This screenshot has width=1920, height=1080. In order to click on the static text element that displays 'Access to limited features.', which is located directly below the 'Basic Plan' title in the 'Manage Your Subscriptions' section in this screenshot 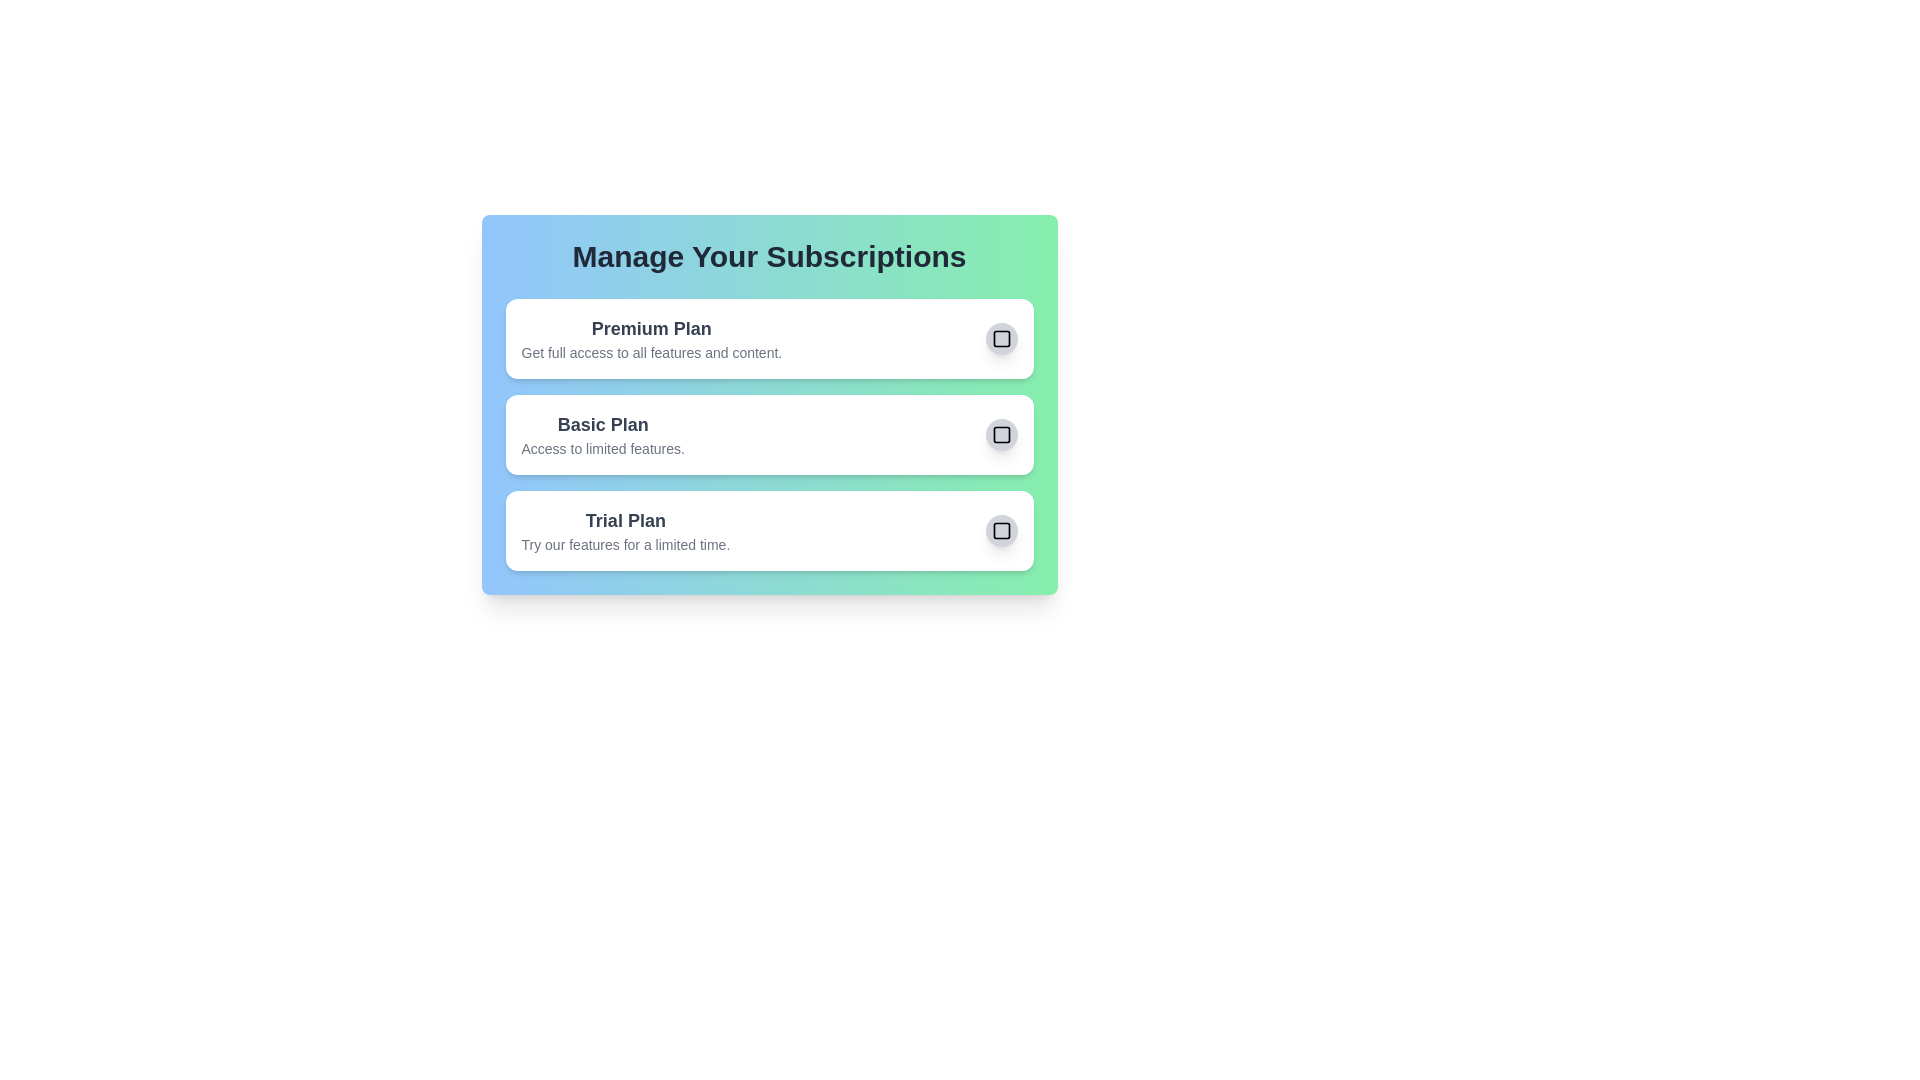, I will do `click(602, 447)`.